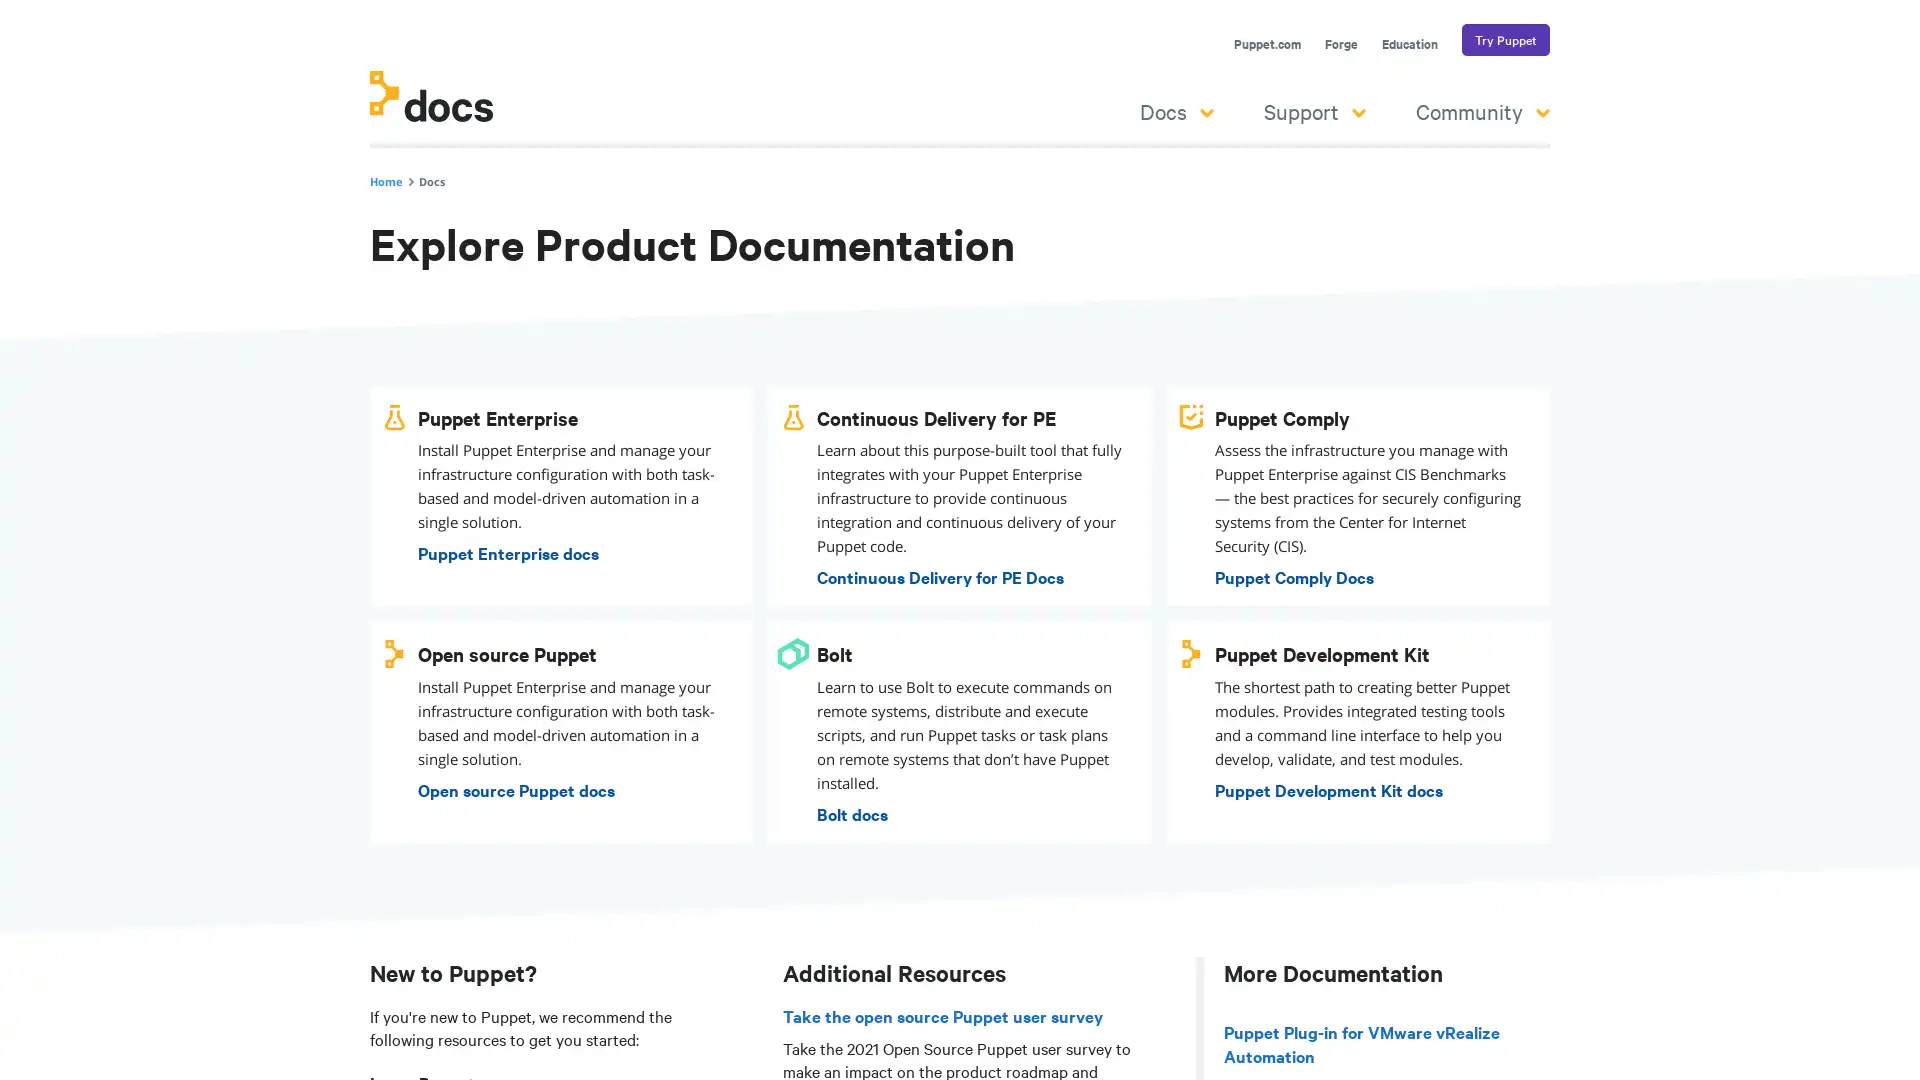  What do you see at coordinates (1483, 121) in the screenshot?
I see `Community` at bounding box center [1483, 121].